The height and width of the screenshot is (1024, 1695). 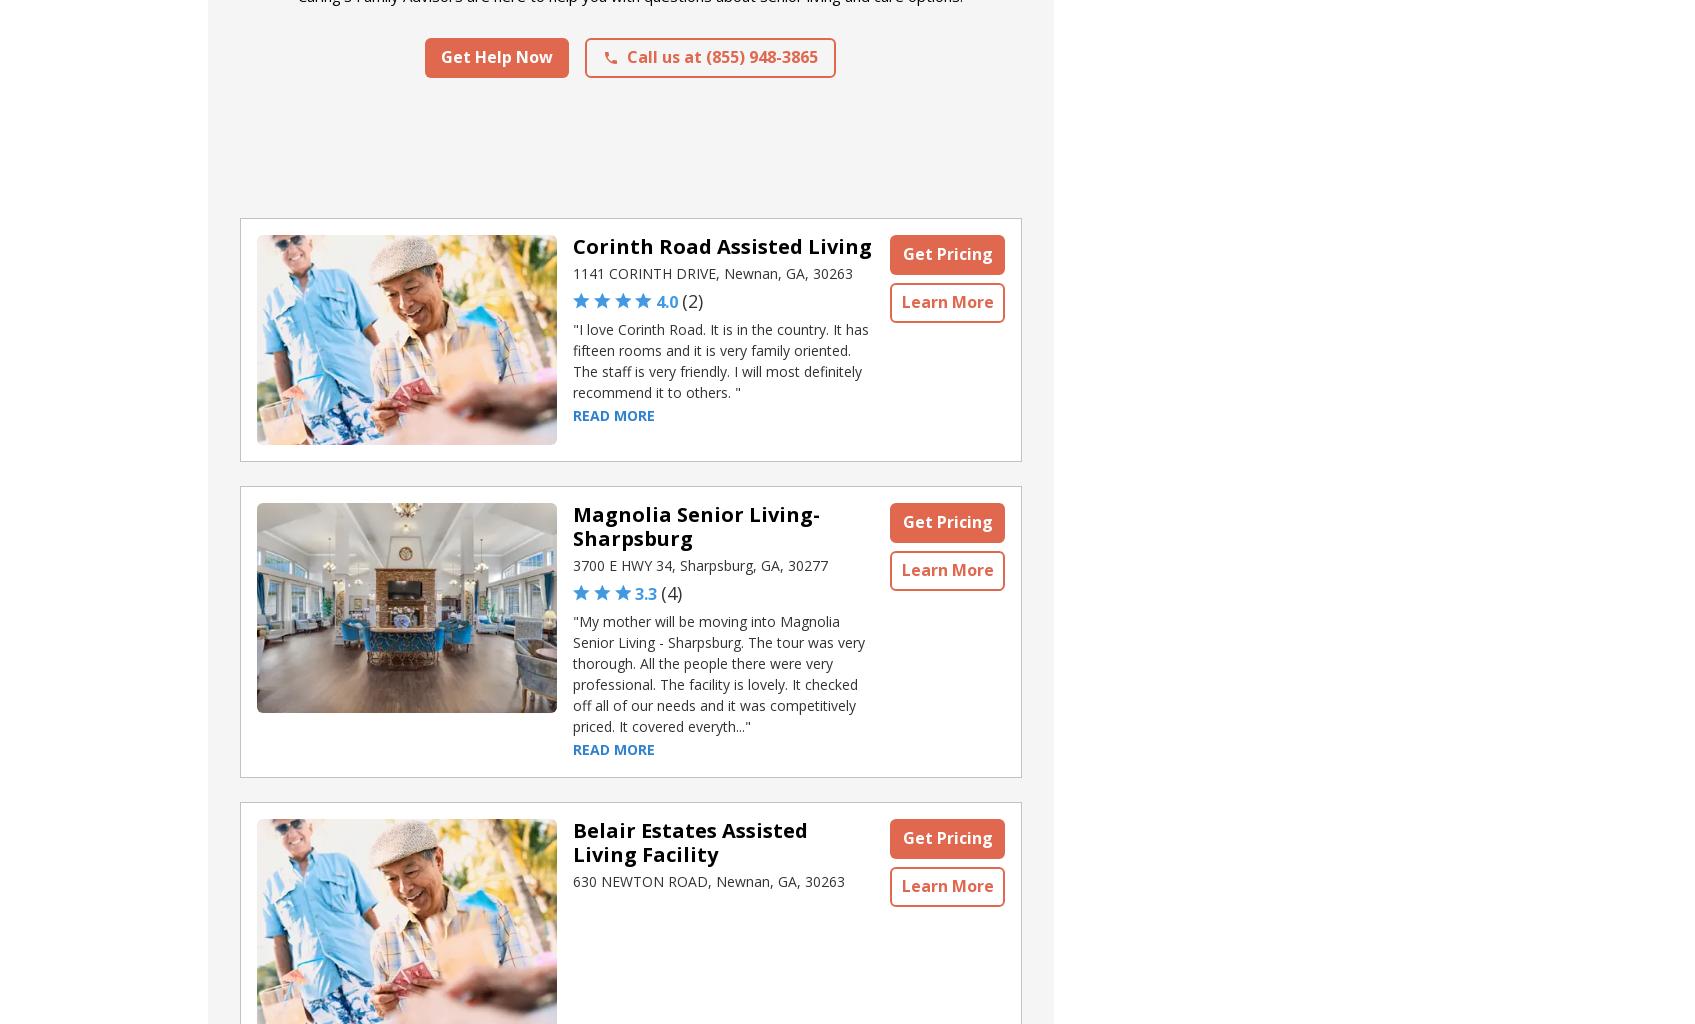 I want to click on '4', so click(x=666, y=591).